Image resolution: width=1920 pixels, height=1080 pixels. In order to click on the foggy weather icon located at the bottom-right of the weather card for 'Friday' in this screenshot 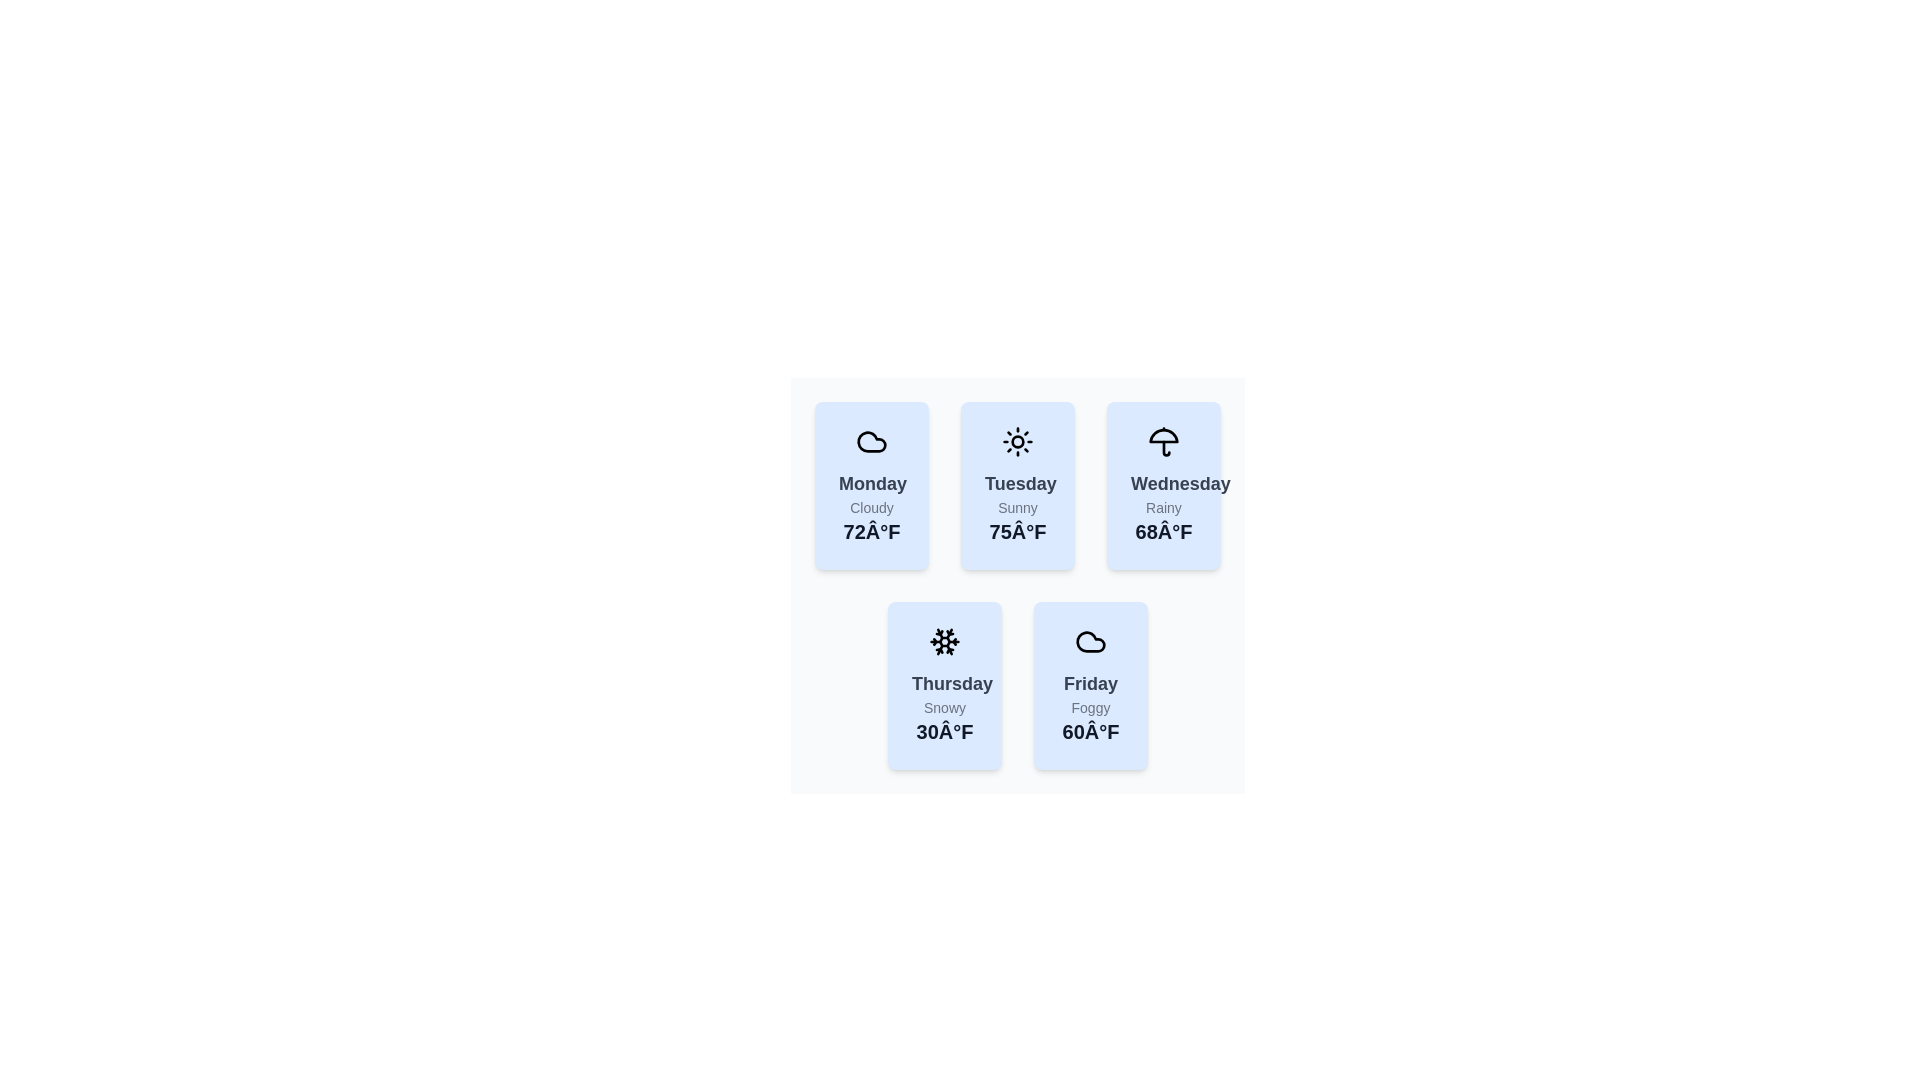, I will do `click(1089, 641)`.